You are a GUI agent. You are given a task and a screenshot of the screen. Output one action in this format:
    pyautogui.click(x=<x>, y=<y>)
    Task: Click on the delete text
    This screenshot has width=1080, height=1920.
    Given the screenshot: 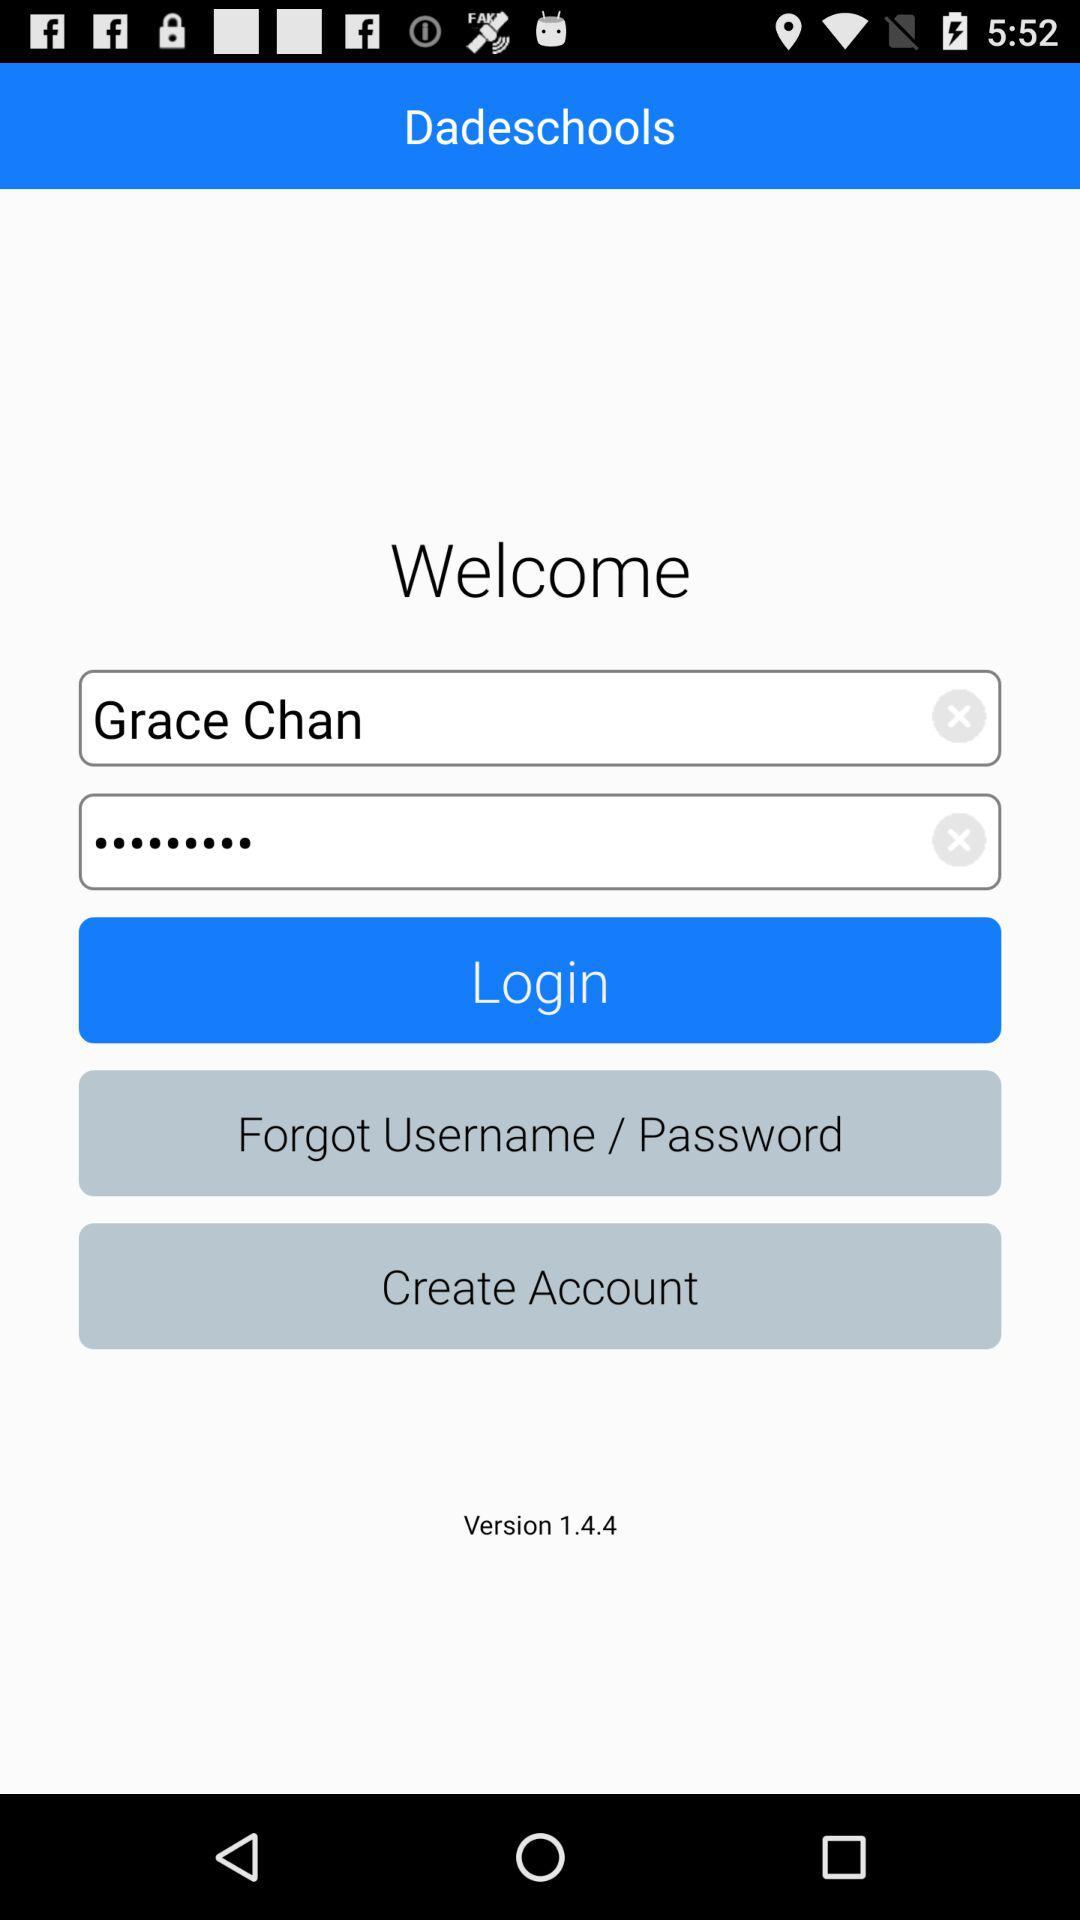 What is the action you would take?
    pyautogui.click(x=947, y=841)
    